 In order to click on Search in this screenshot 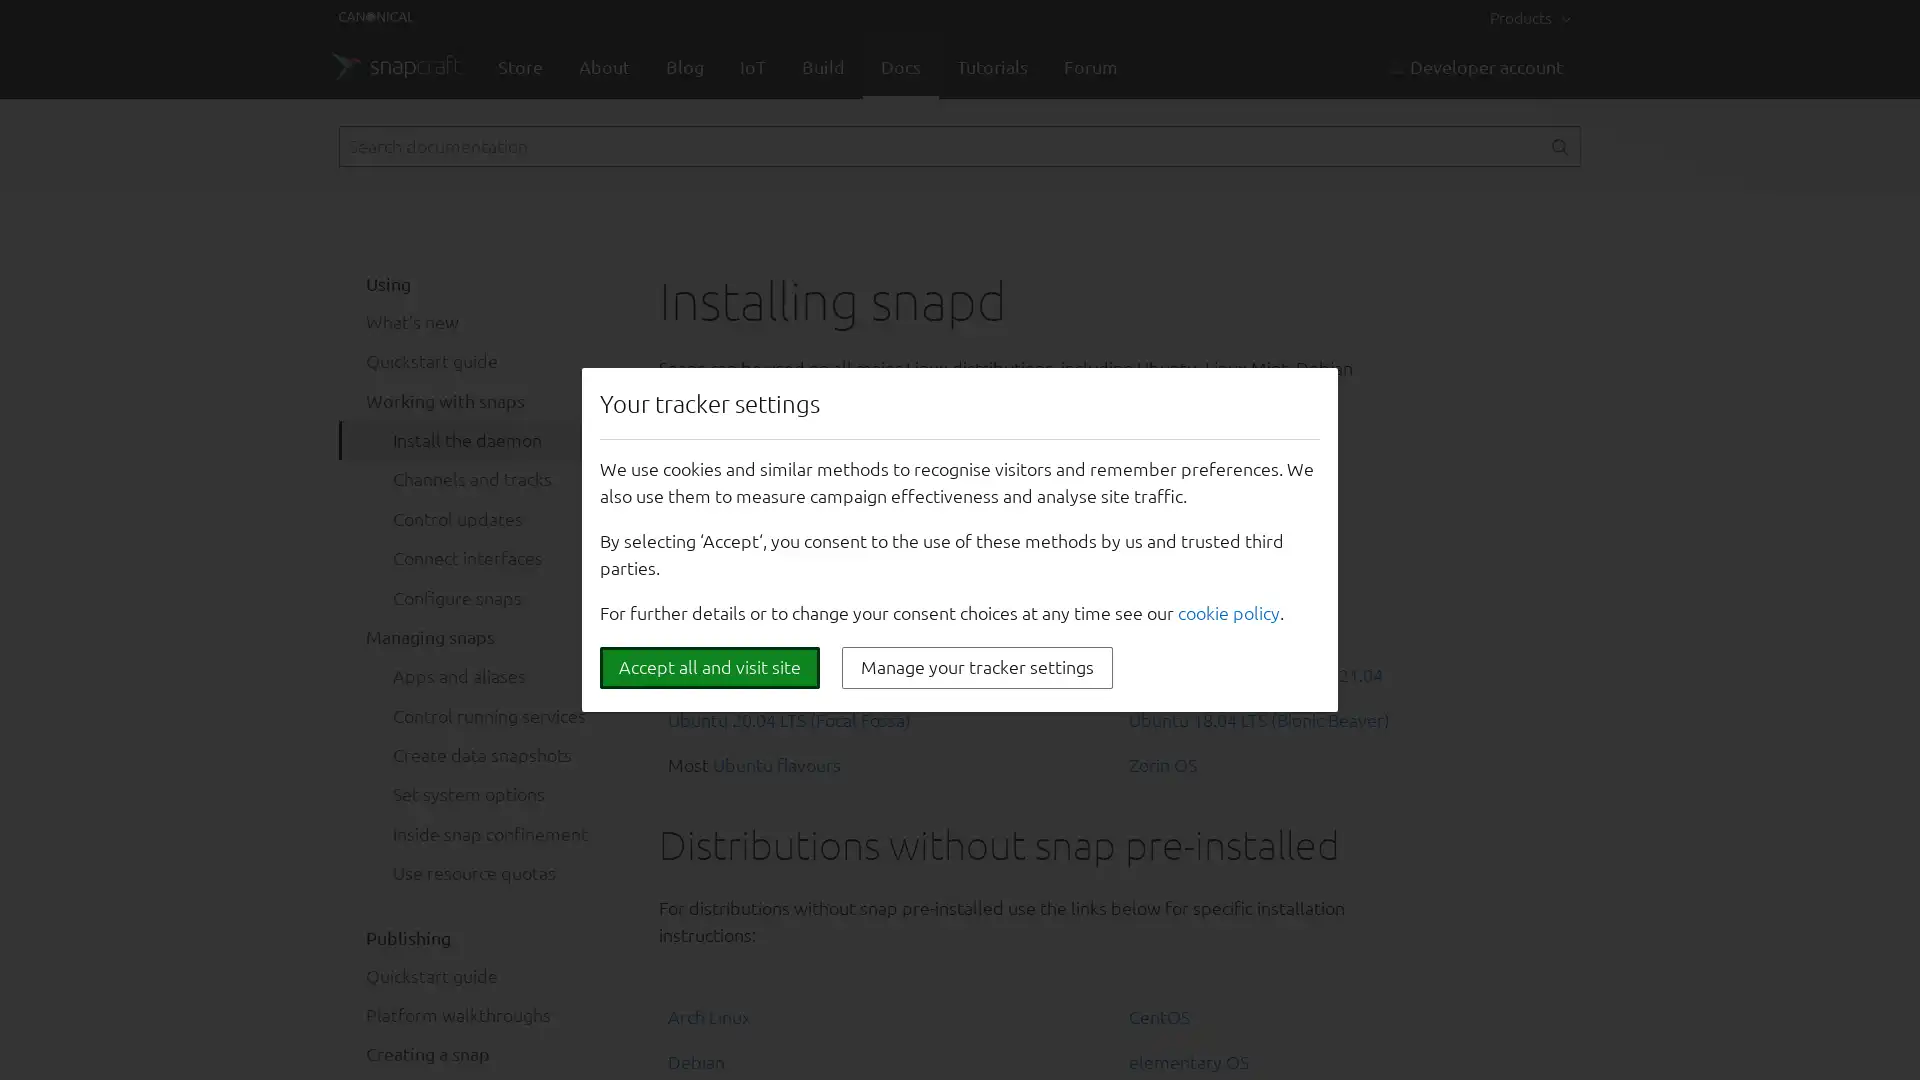, I will do `click(1558, 145)`.